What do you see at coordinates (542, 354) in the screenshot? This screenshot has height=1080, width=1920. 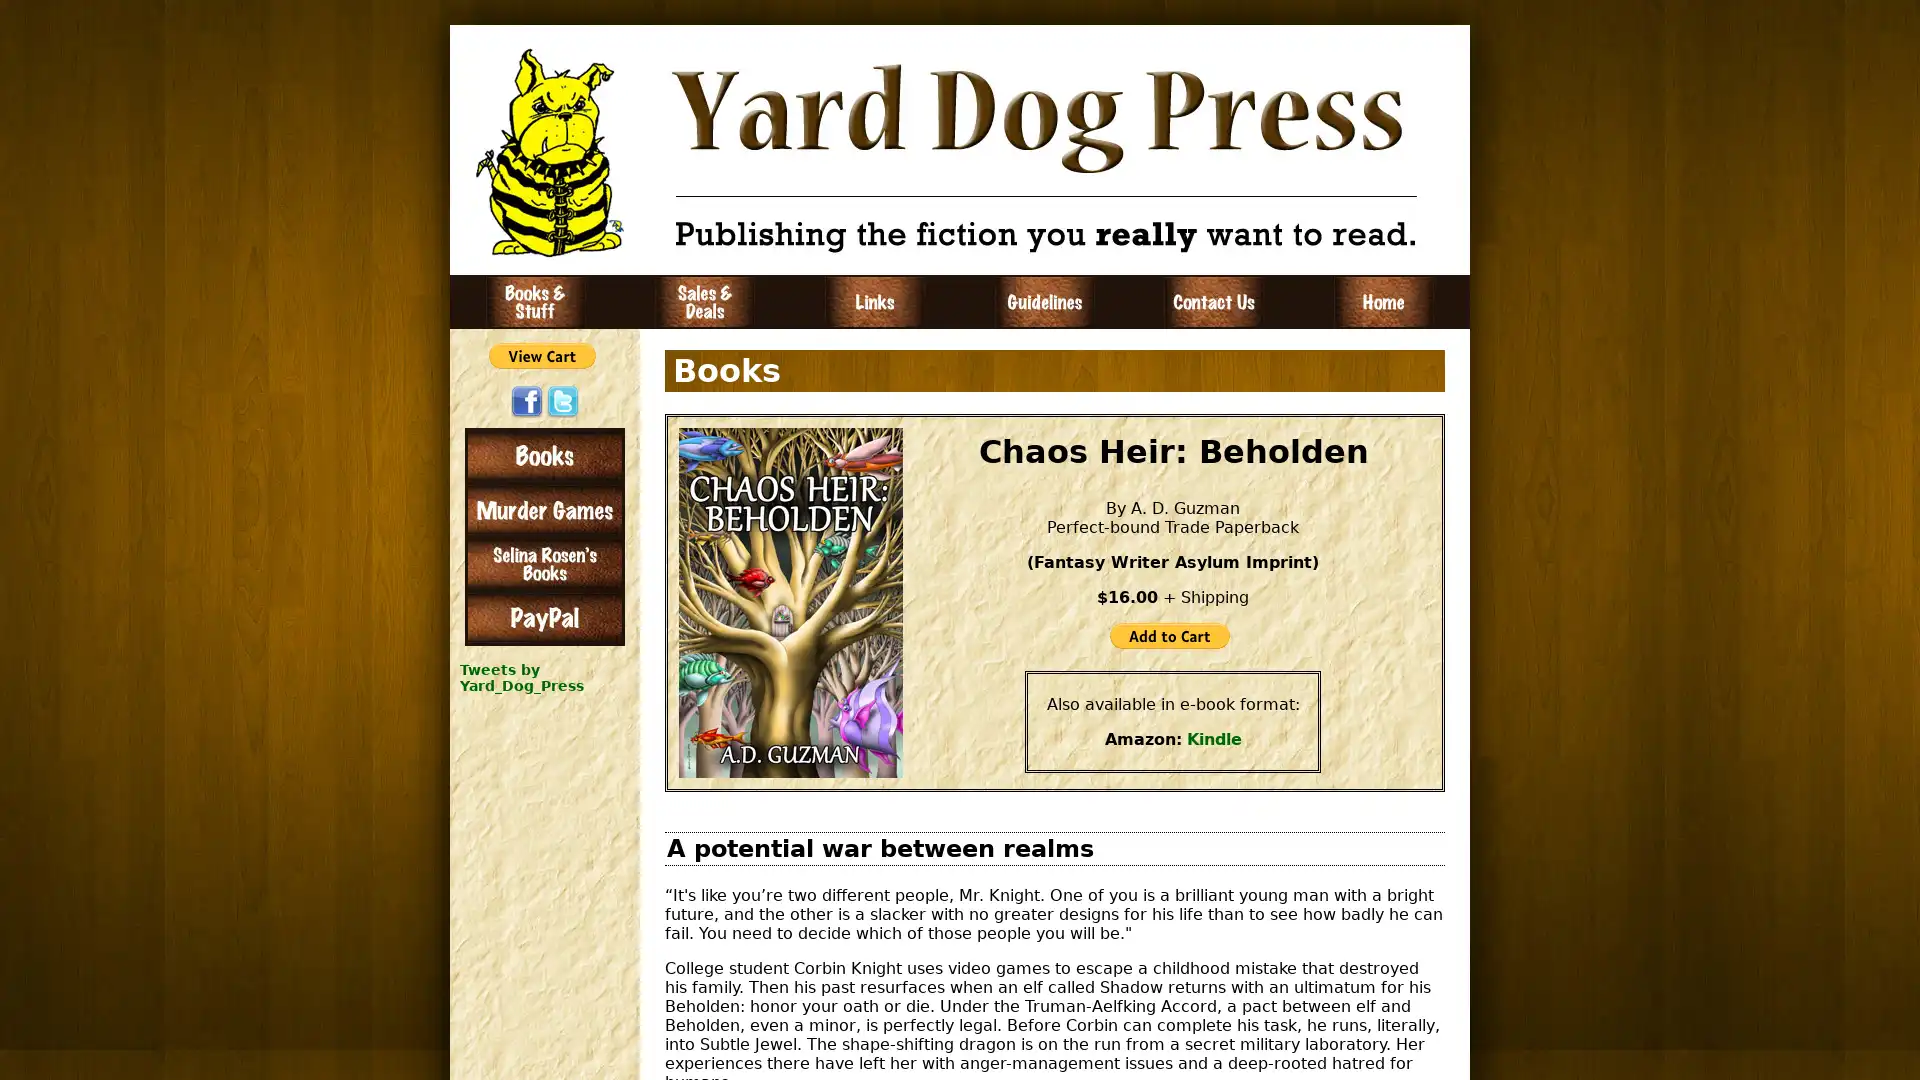 I see `PayPal - The safer, easier way to pay online` at bounding box center [542, 354].